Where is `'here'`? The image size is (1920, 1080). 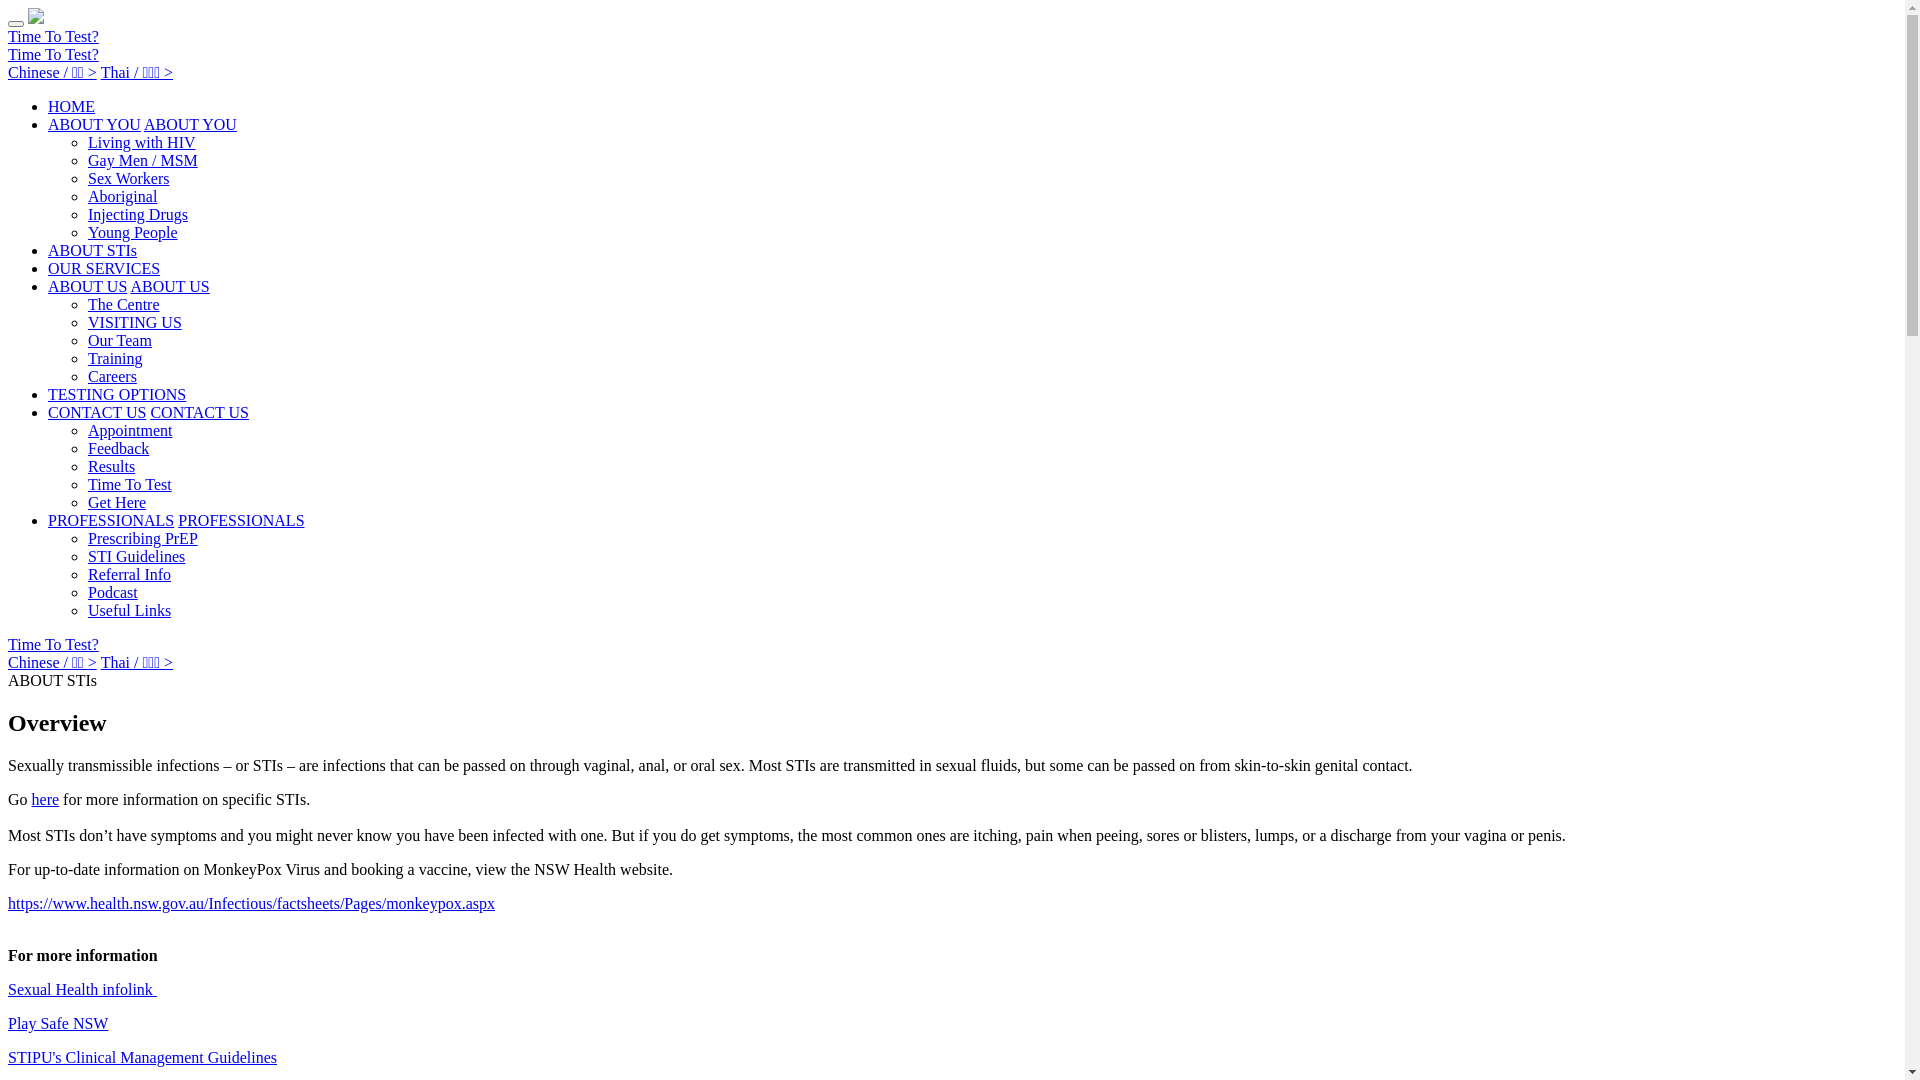
'here' is located at coordinates (46, 798).